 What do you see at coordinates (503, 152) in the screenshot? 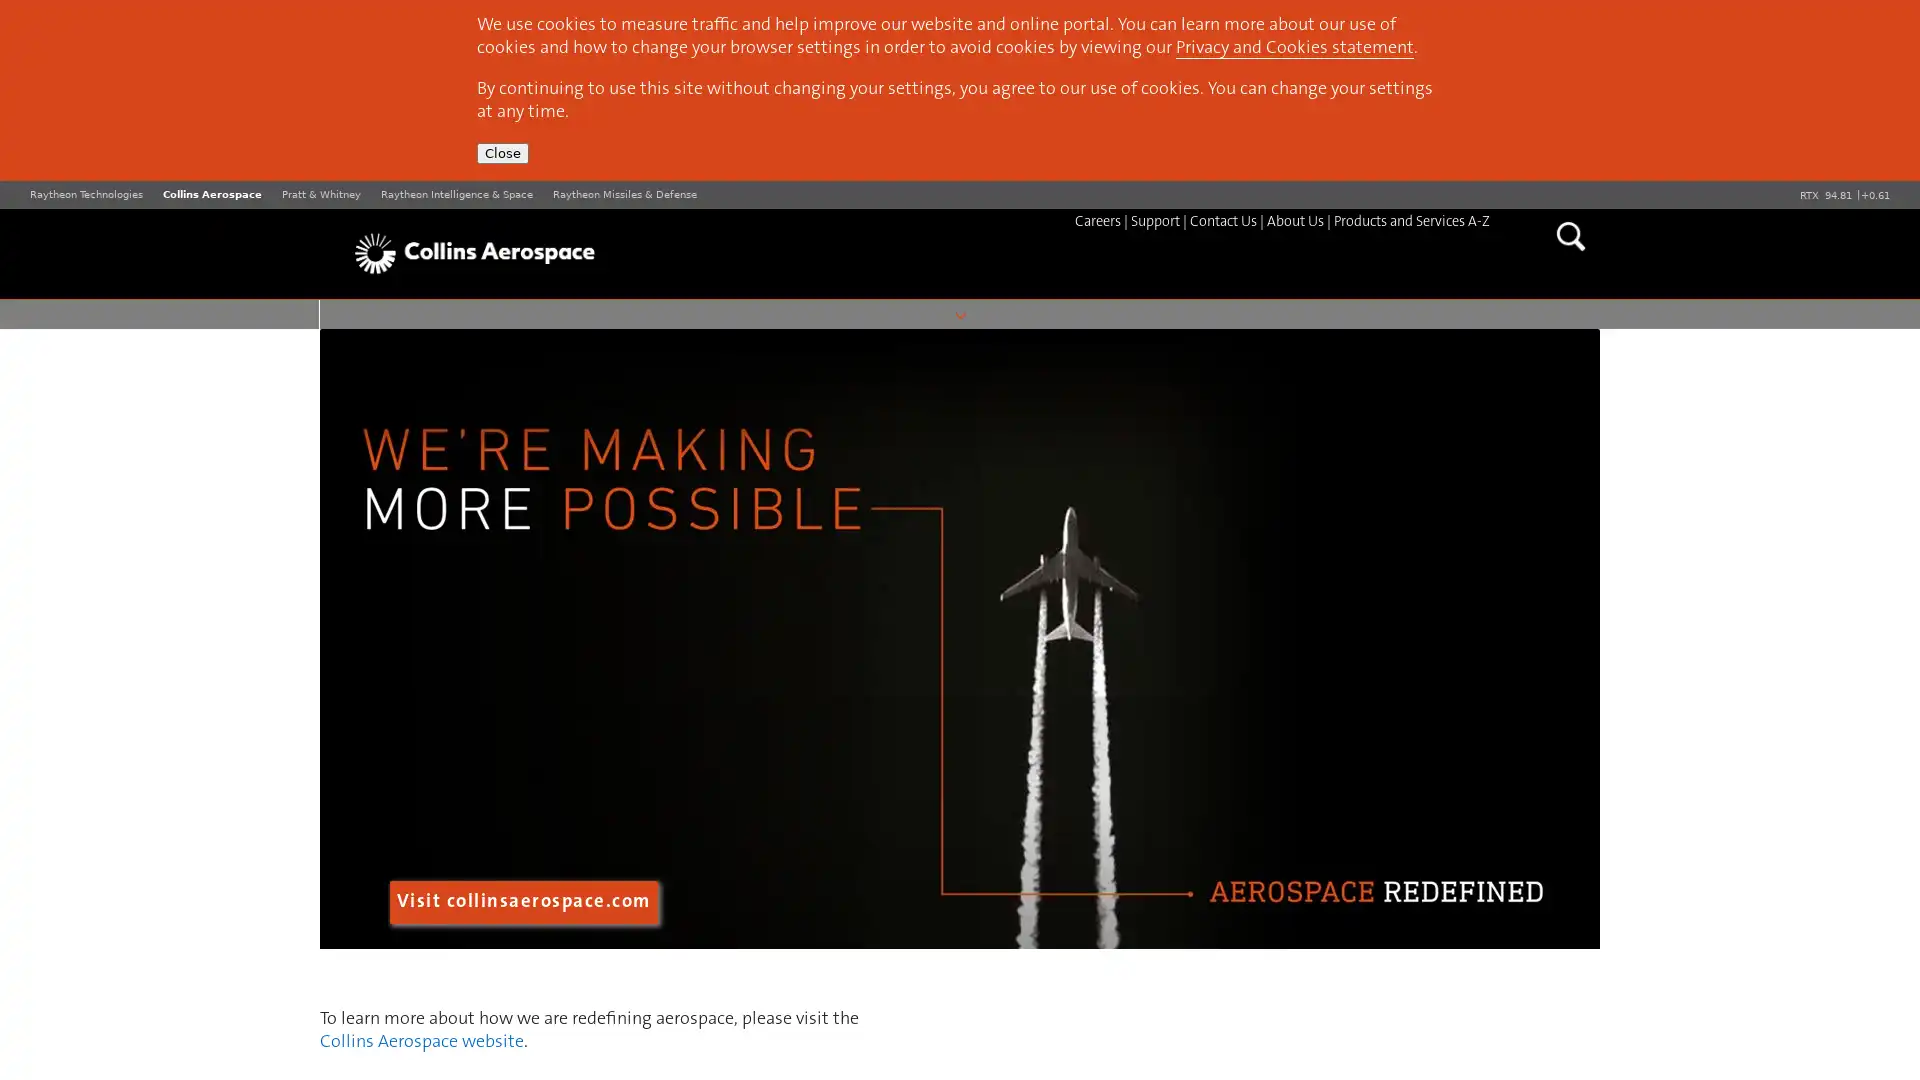
I see `Close` at bounding box center [503, 152].